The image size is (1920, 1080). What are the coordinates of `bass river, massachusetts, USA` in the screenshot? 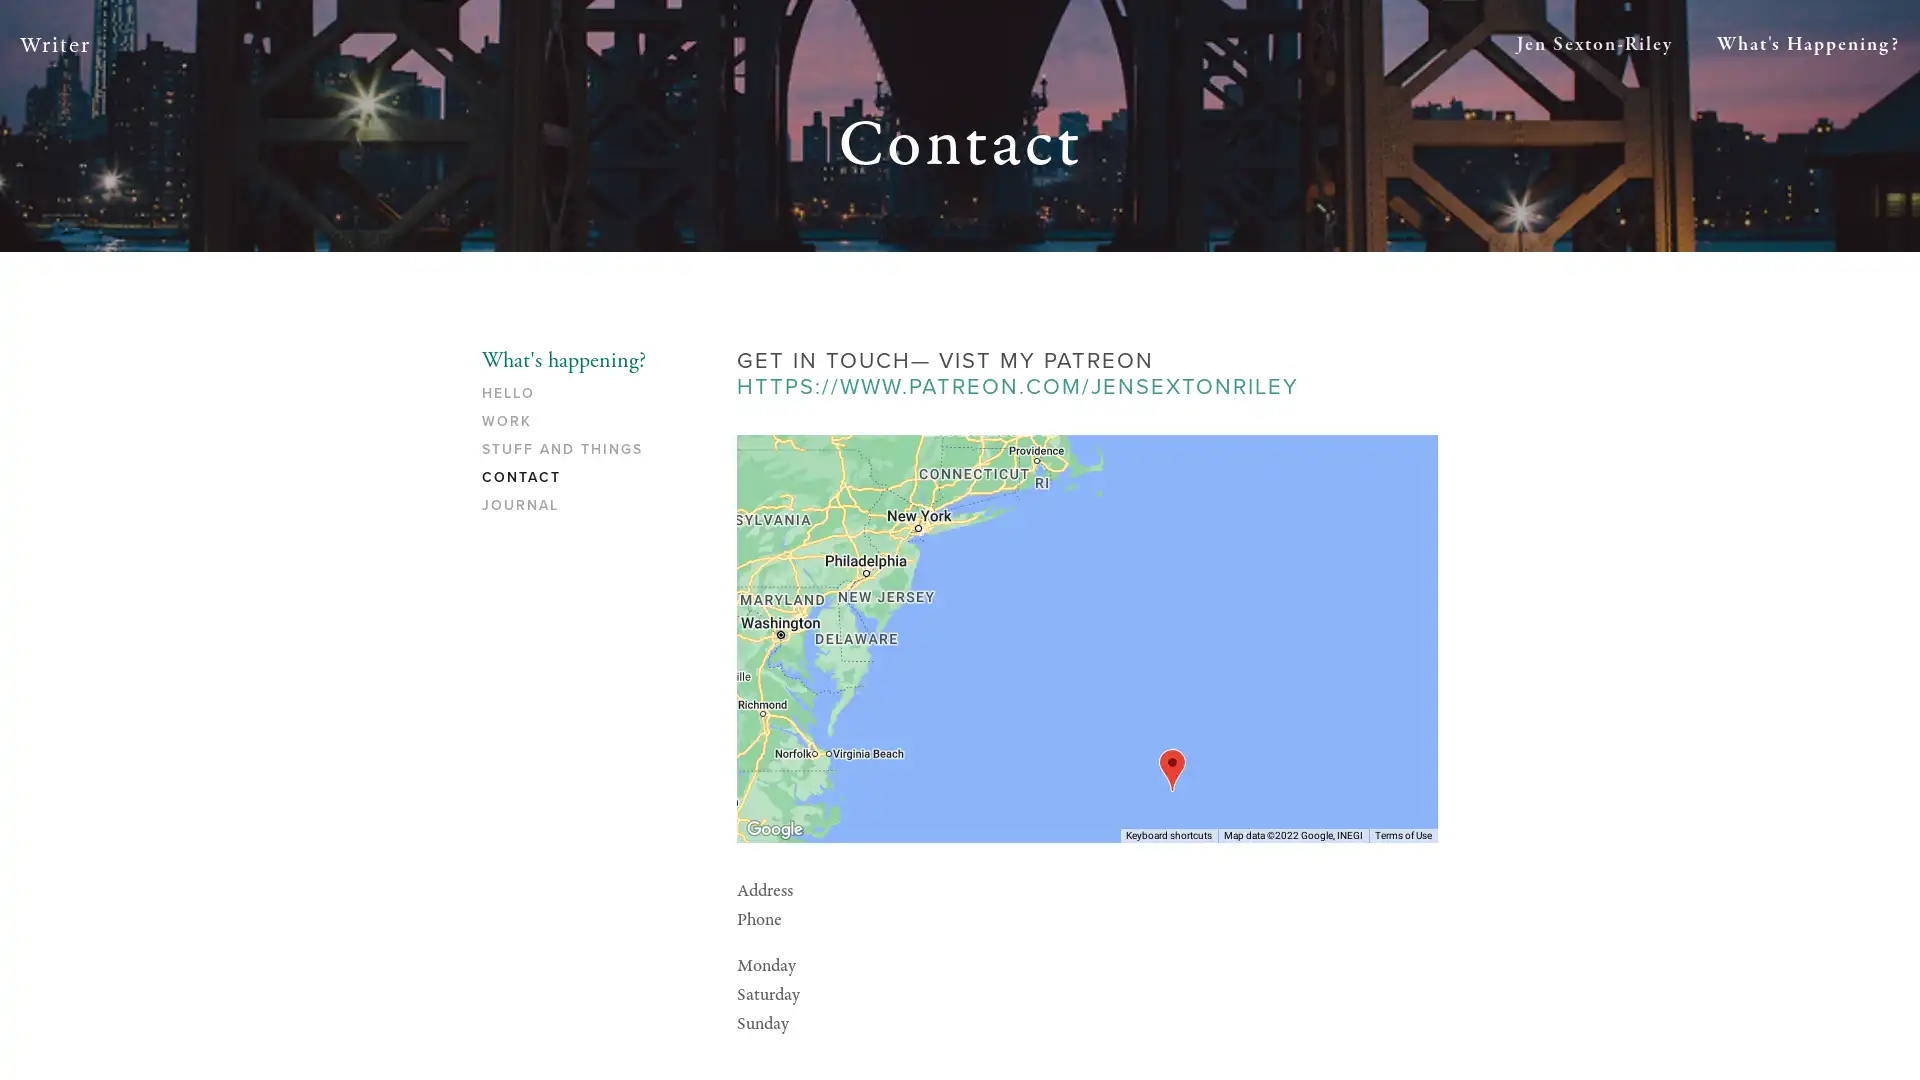 It's located at (1171, 768).